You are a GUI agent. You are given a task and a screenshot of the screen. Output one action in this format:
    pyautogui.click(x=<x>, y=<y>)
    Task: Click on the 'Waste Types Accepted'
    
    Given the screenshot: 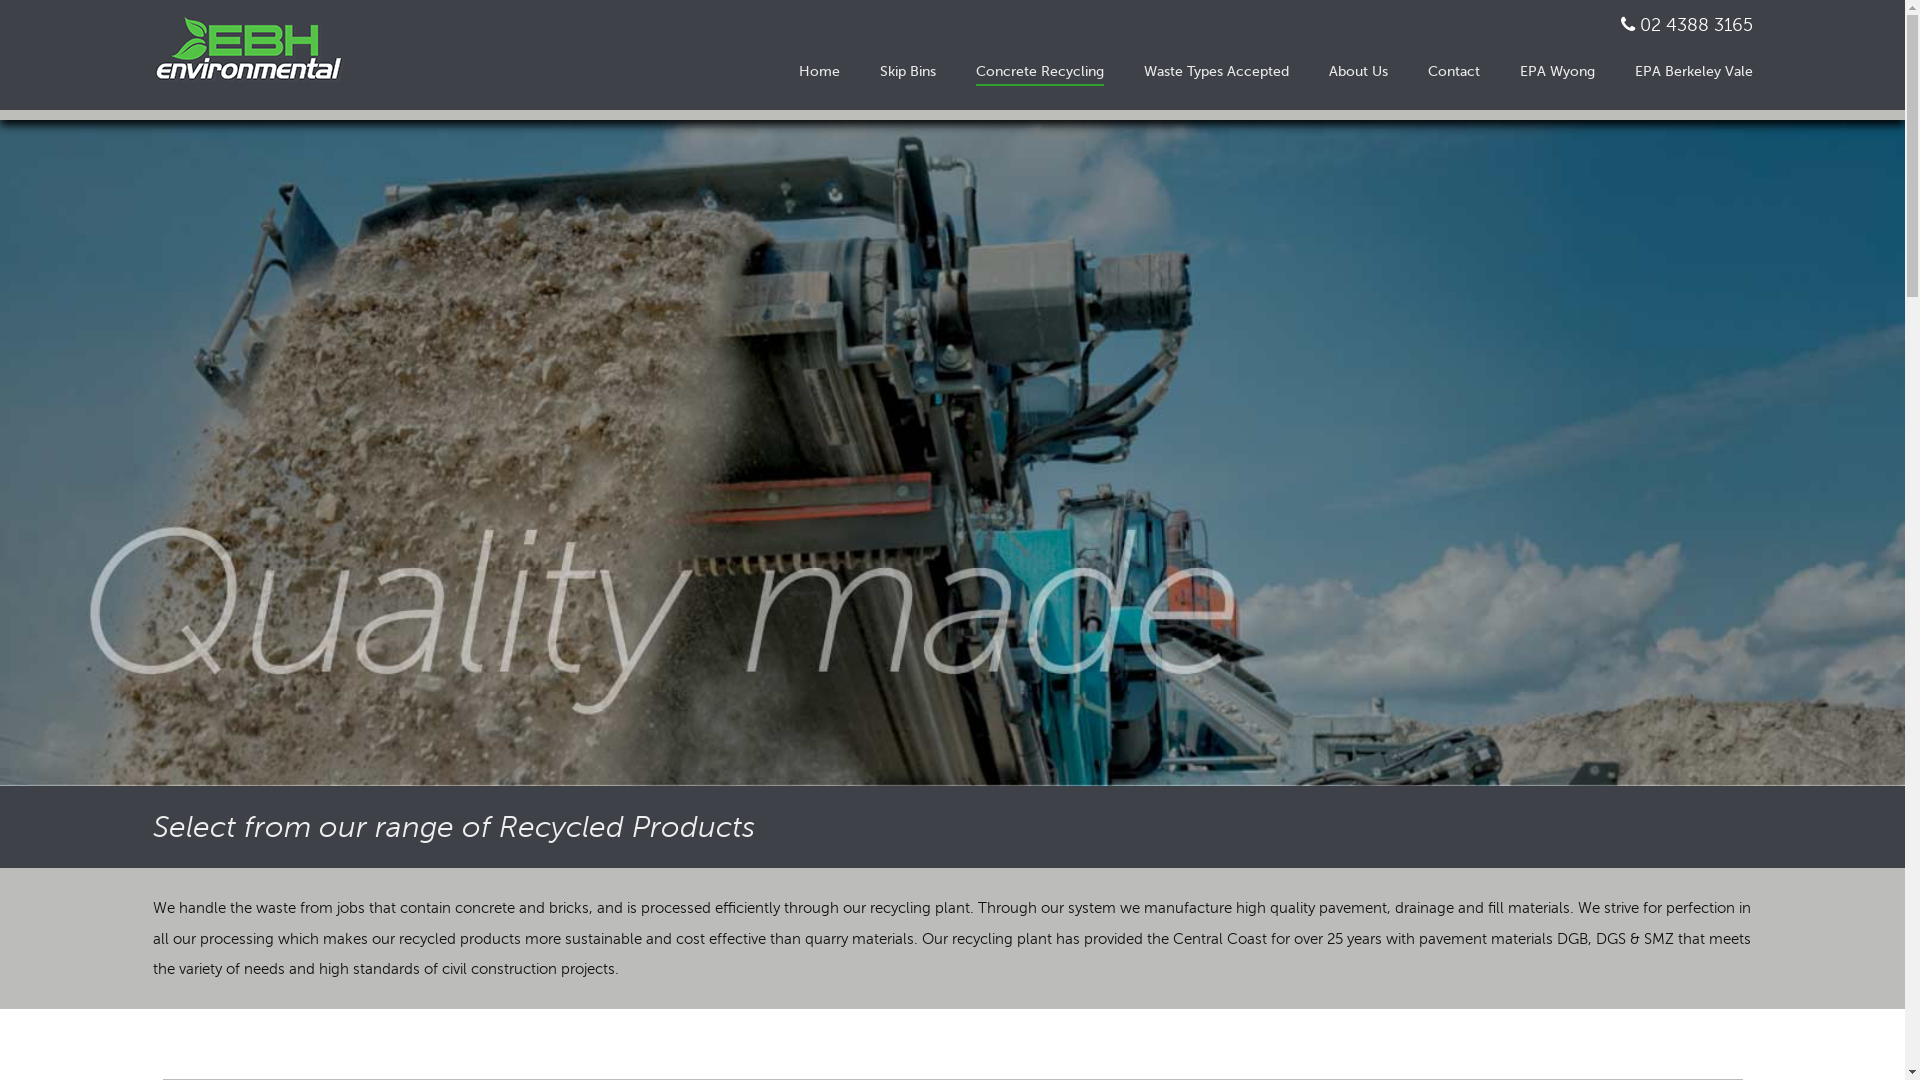 What is the action you would take?
    pyautogui.click(x=1215, y=70)
    